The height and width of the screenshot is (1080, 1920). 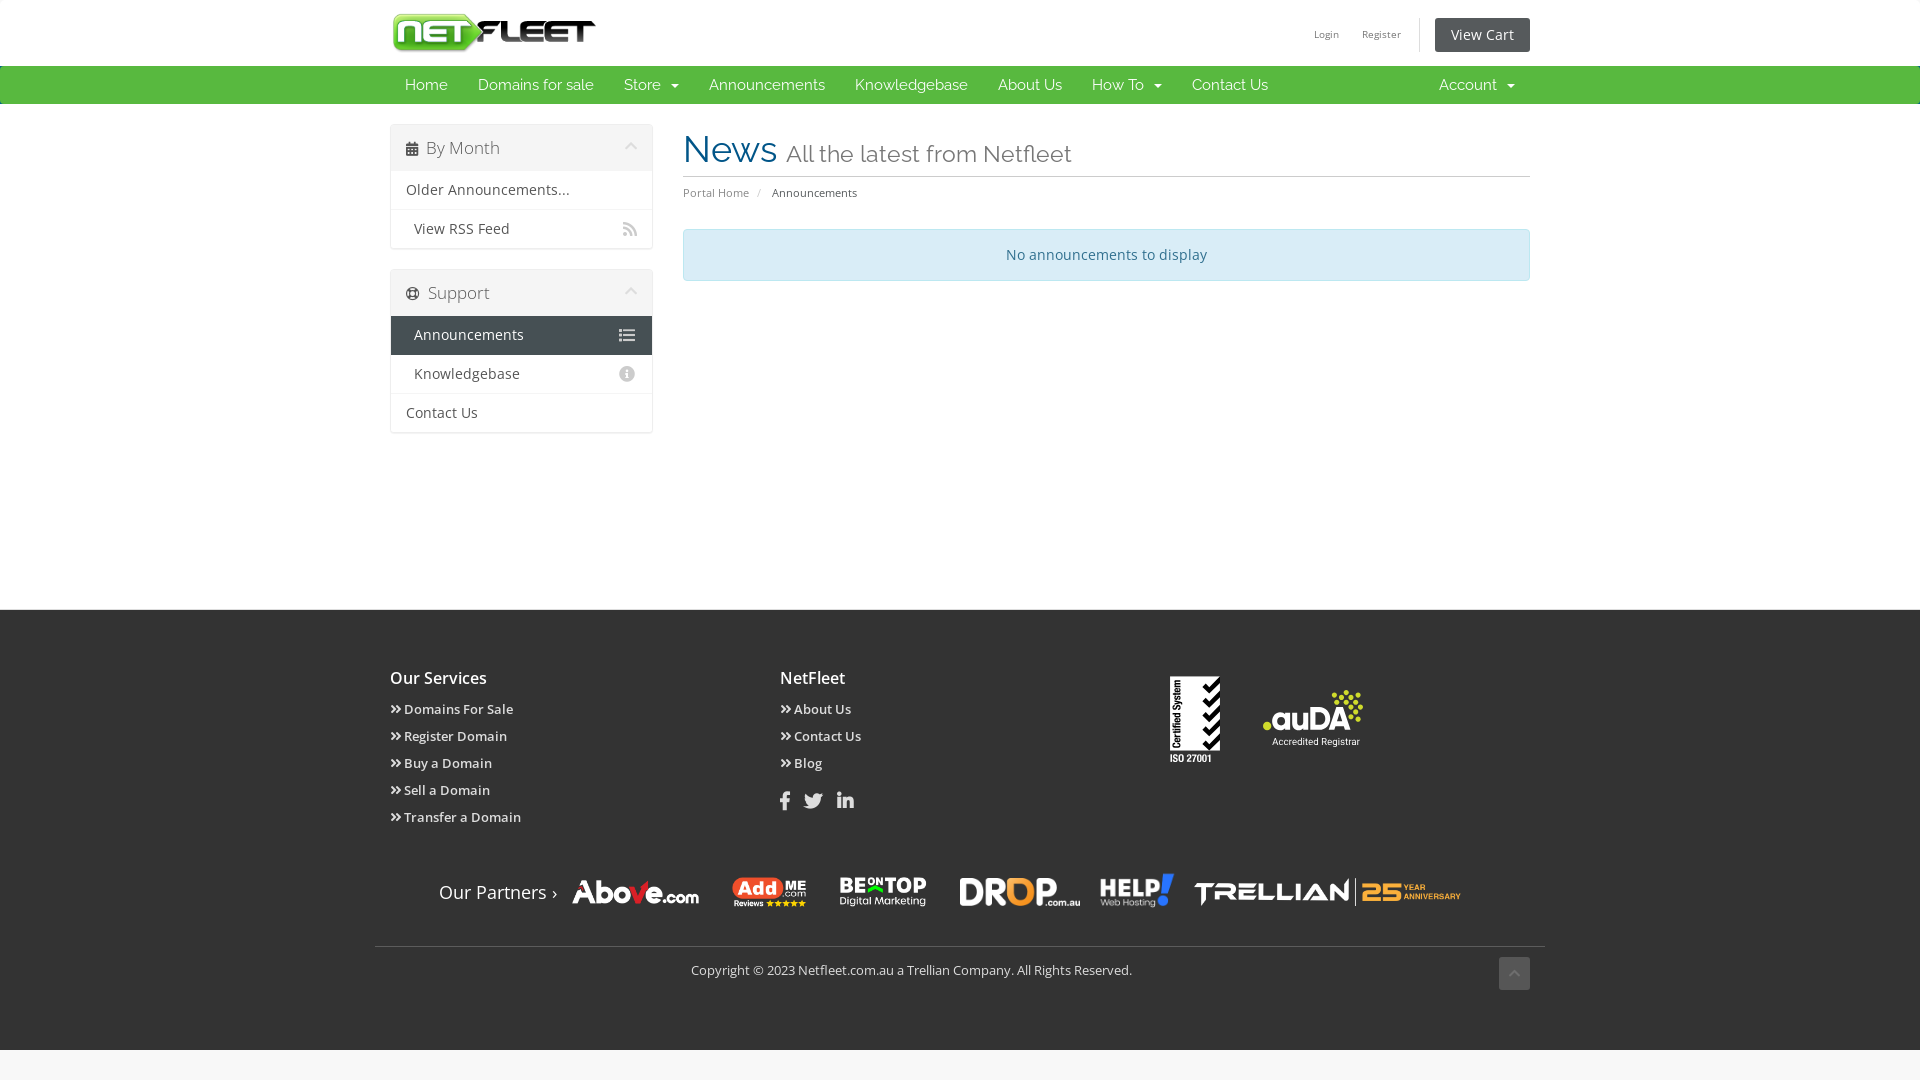 What do you see at coordinates (767, 890) in the screenshot?
I see `'Addme.com - Reputation Management'` at bounding box center [767, 890].